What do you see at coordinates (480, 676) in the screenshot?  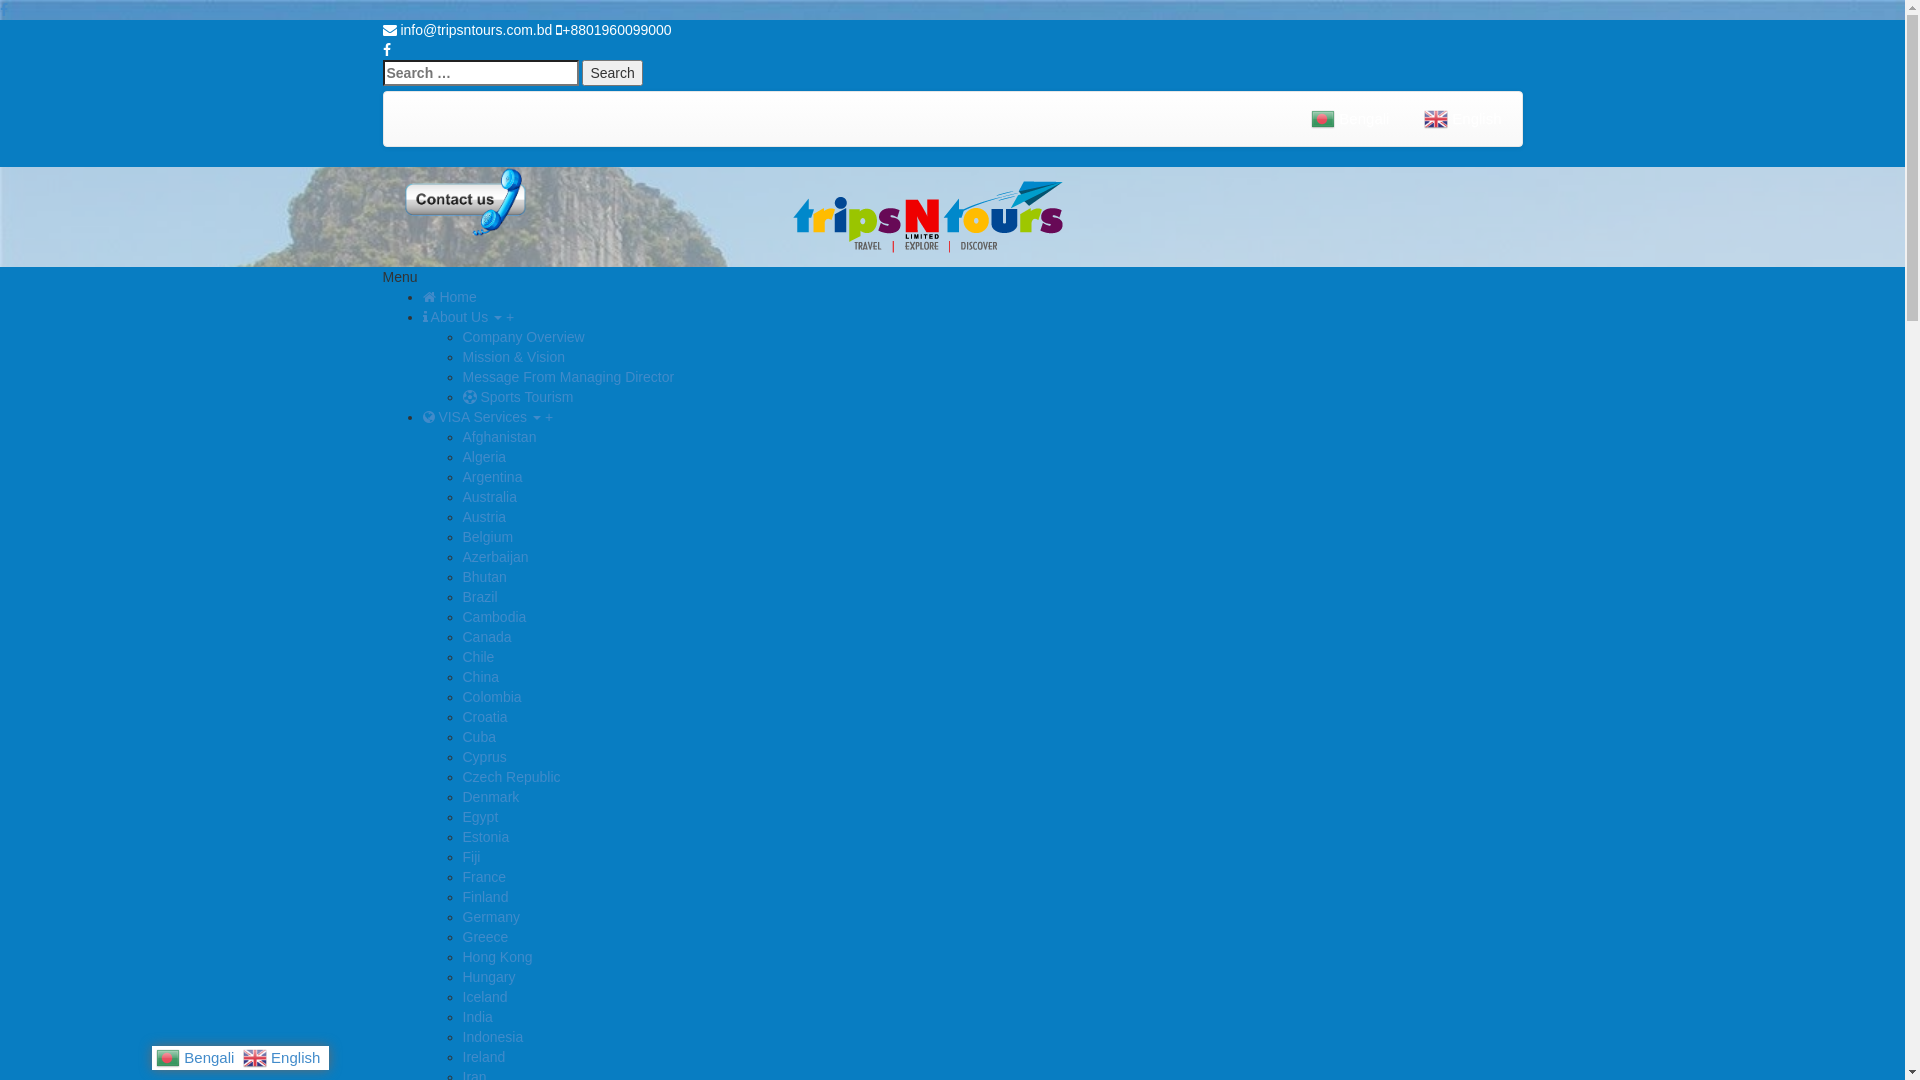 I see `'China'` at bounding box center [480, 676].